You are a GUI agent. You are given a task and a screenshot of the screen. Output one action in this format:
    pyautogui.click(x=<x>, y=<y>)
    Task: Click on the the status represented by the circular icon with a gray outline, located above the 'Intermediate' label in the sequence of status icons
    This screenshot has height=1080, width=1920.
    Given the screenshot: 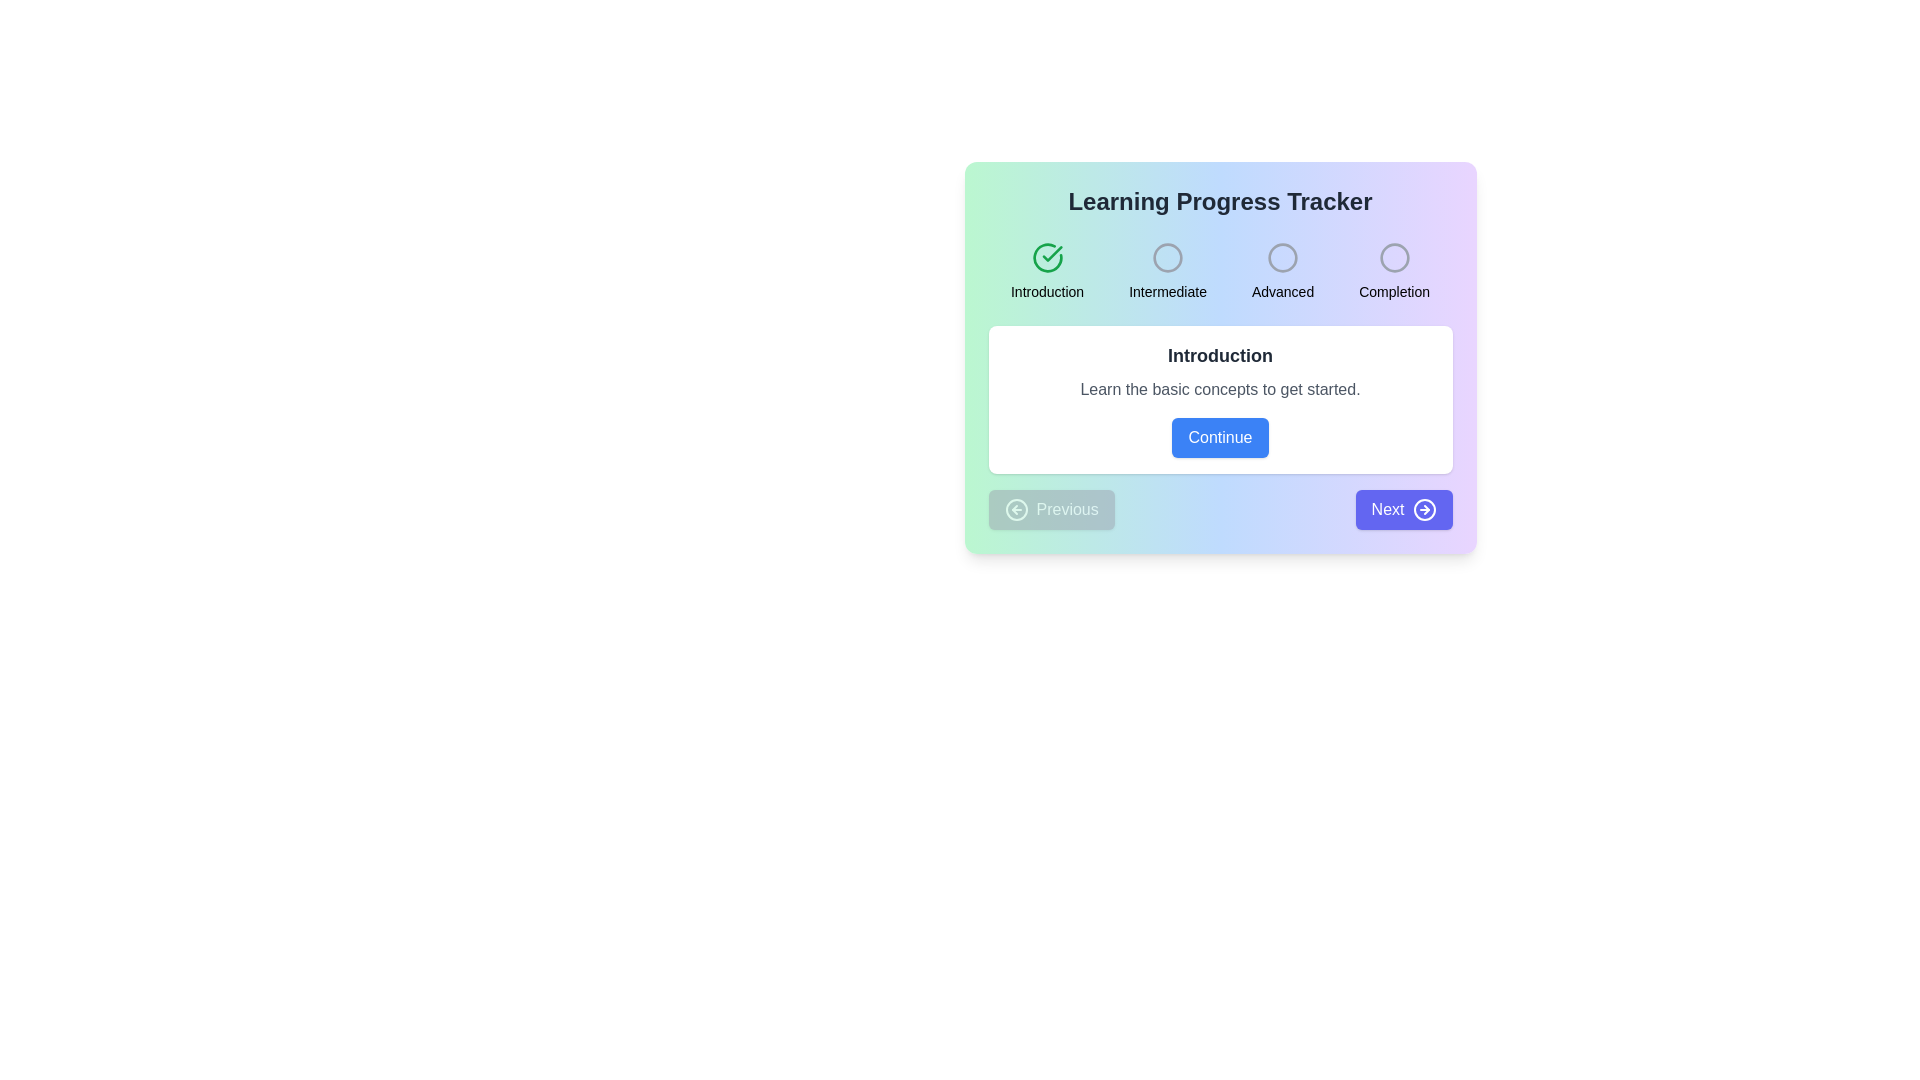 What is the action you would take?
    pyautogui.click(x=1167, y=257)
    